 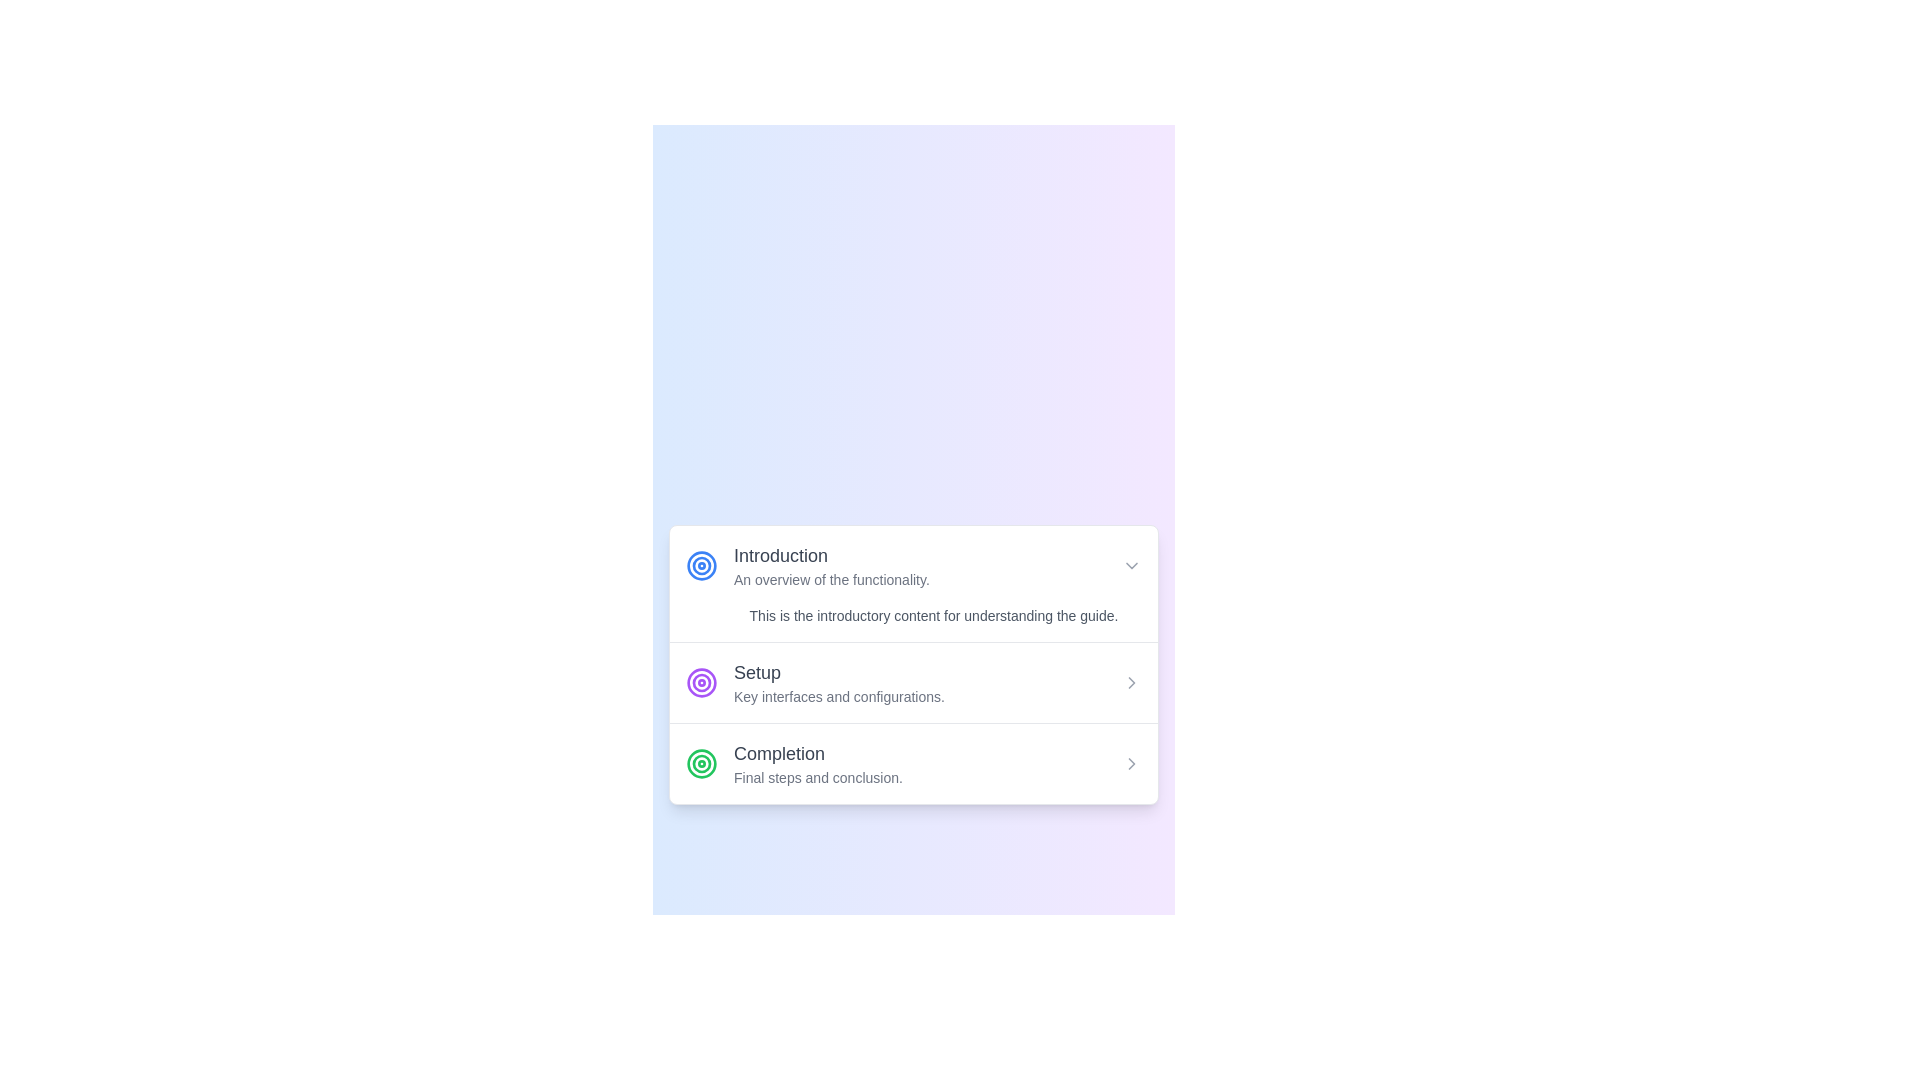 I want to click on the informational text content located below the 'Introduction' section header and above the 'Setup' section in the card, which provides descriptive guidance related to the 'Introduction' section, so click(x=933, y=615).